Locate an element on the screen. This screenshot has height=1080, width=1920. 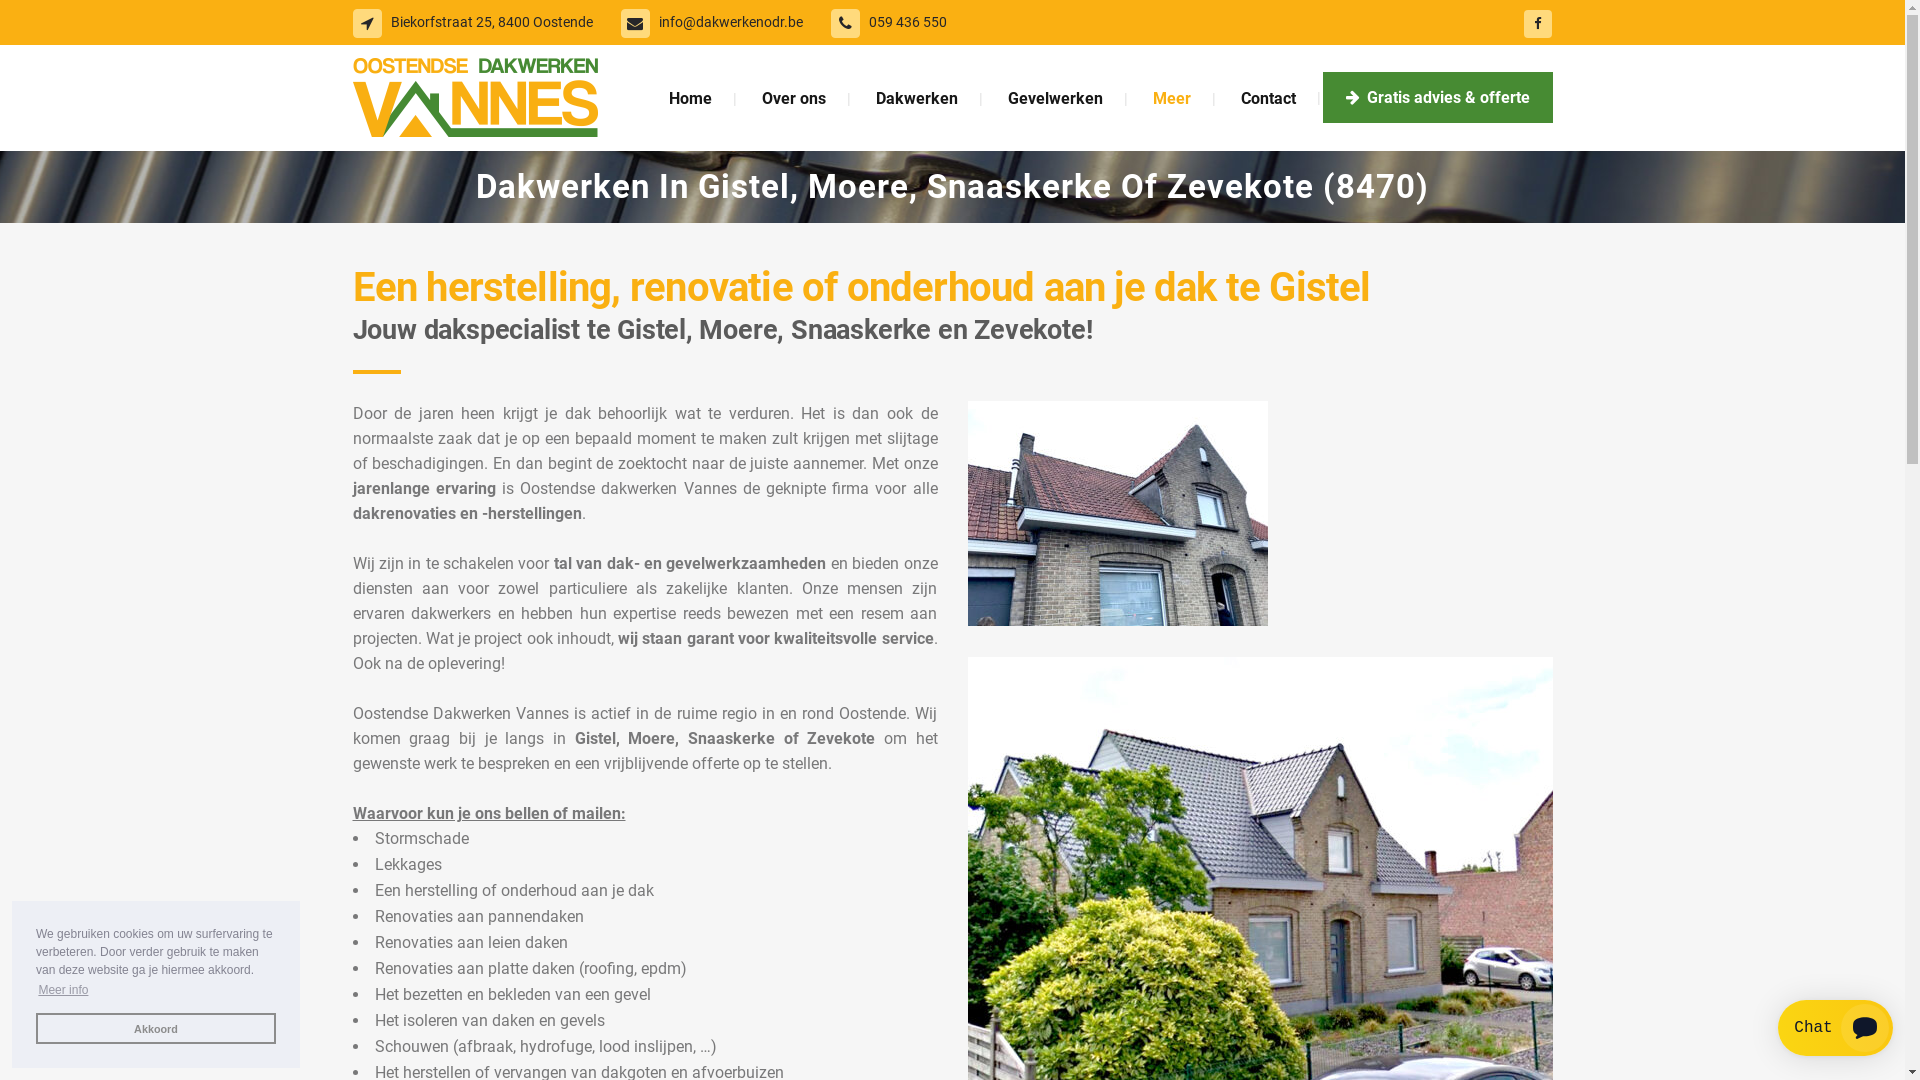
'Gratis advies & offerte' is located at coordinates (1321, 97).